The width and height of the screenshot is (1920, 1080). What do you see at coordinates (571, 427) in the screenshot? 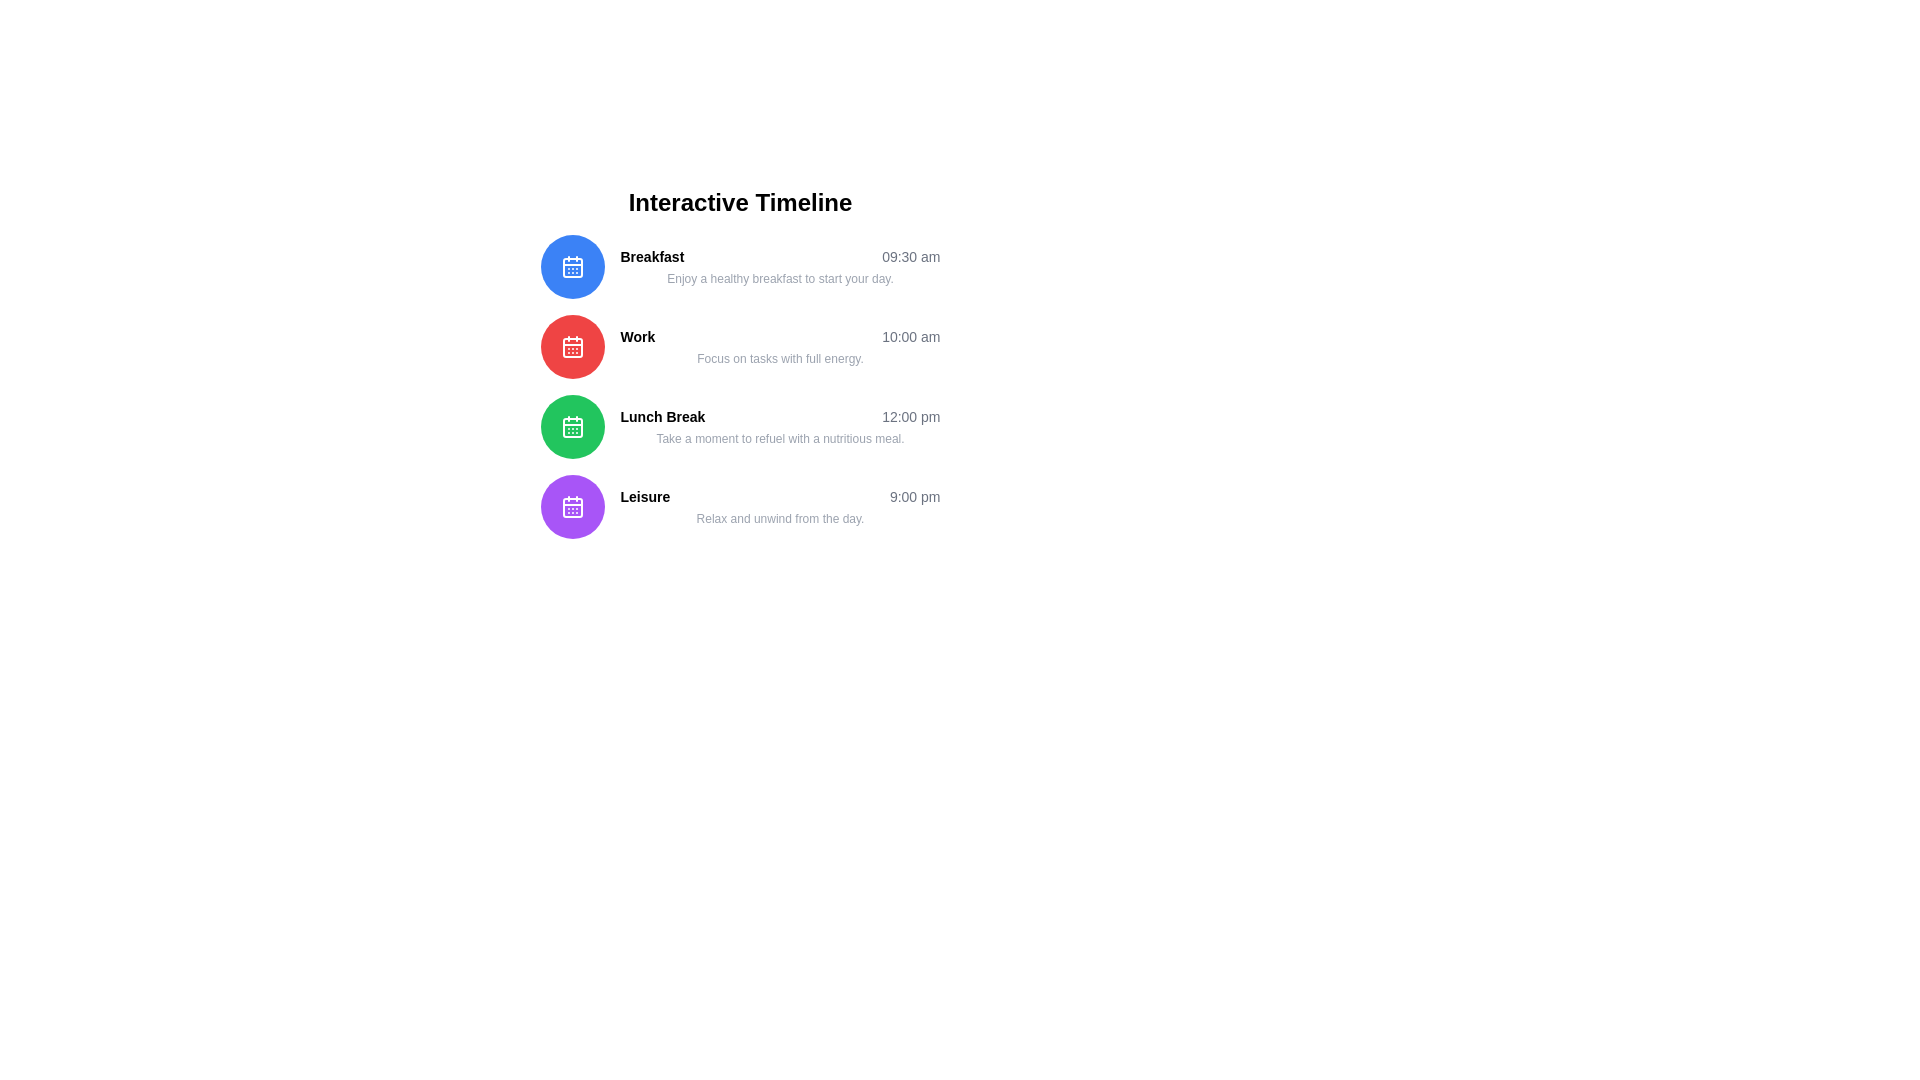
I see `the decorative graphical element that is part of the 'Lunch Break' calendar icon, positioned third from the top in the vertical list of elements` at bounding box center [571, 427].